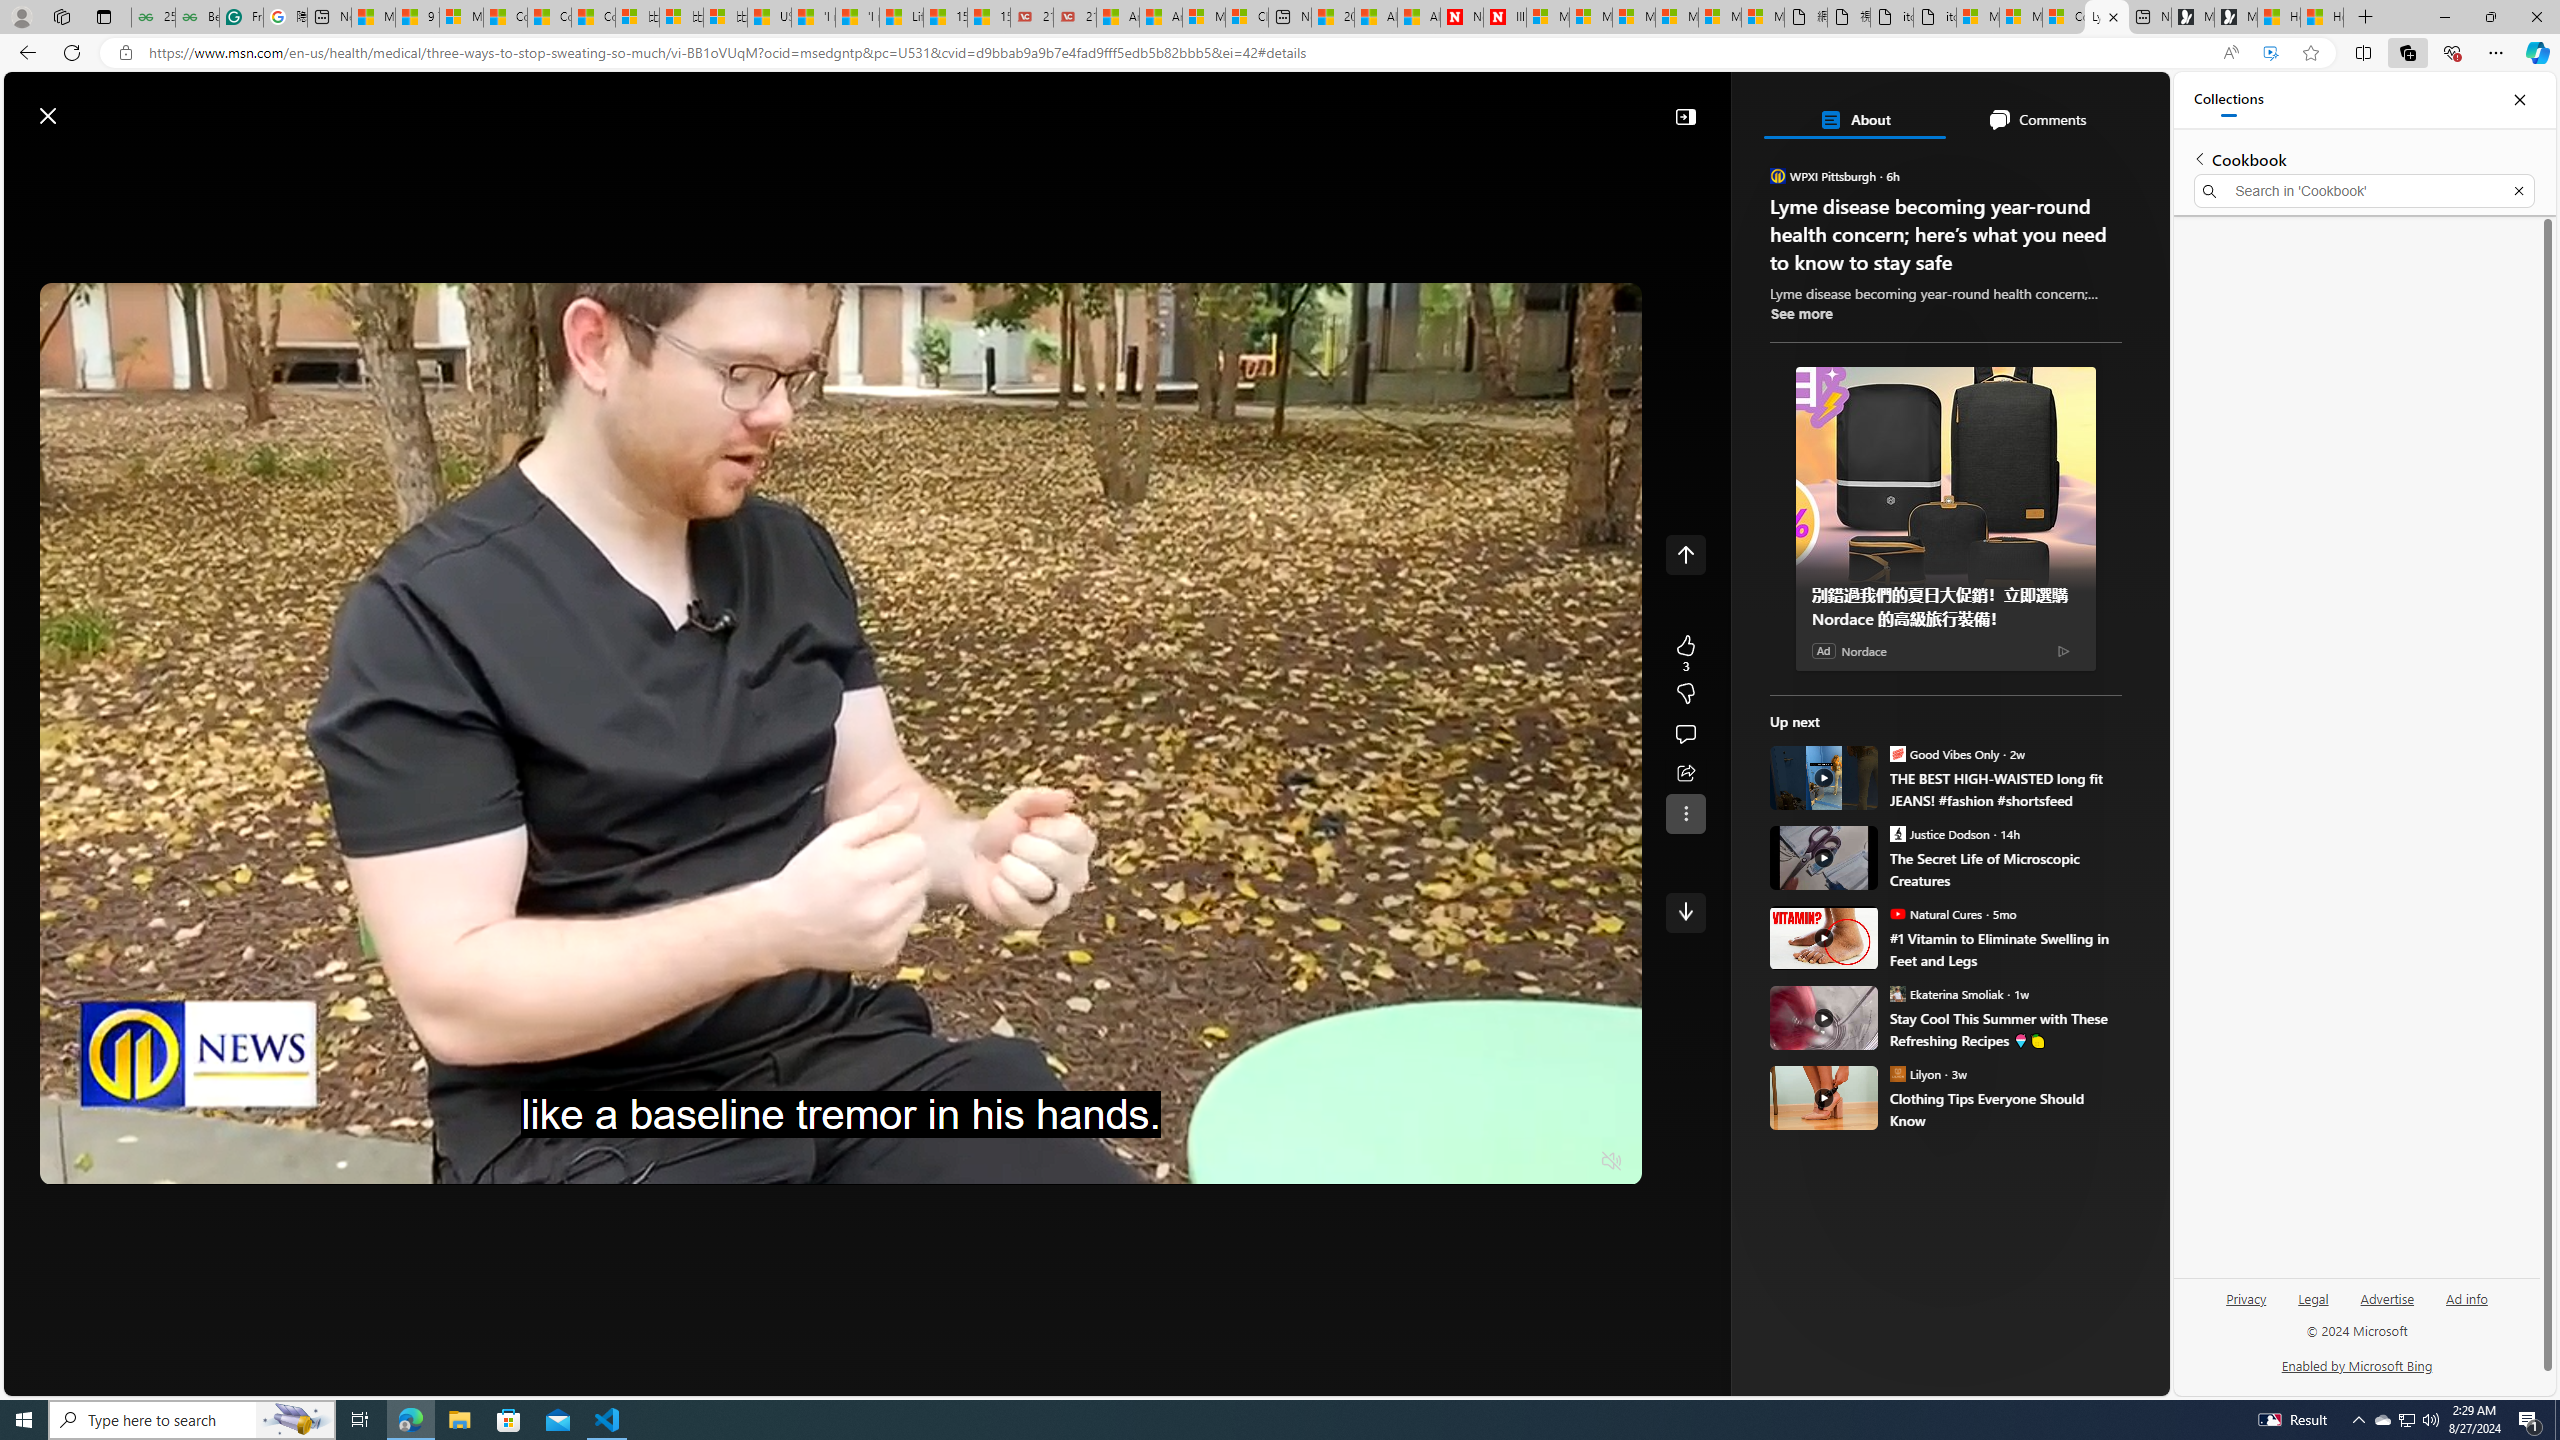 This screenshot has width=2560, height=1440. Describe the element at coordinates (1684, 773) in the screenshot. I see `'Share this story'` at that location.